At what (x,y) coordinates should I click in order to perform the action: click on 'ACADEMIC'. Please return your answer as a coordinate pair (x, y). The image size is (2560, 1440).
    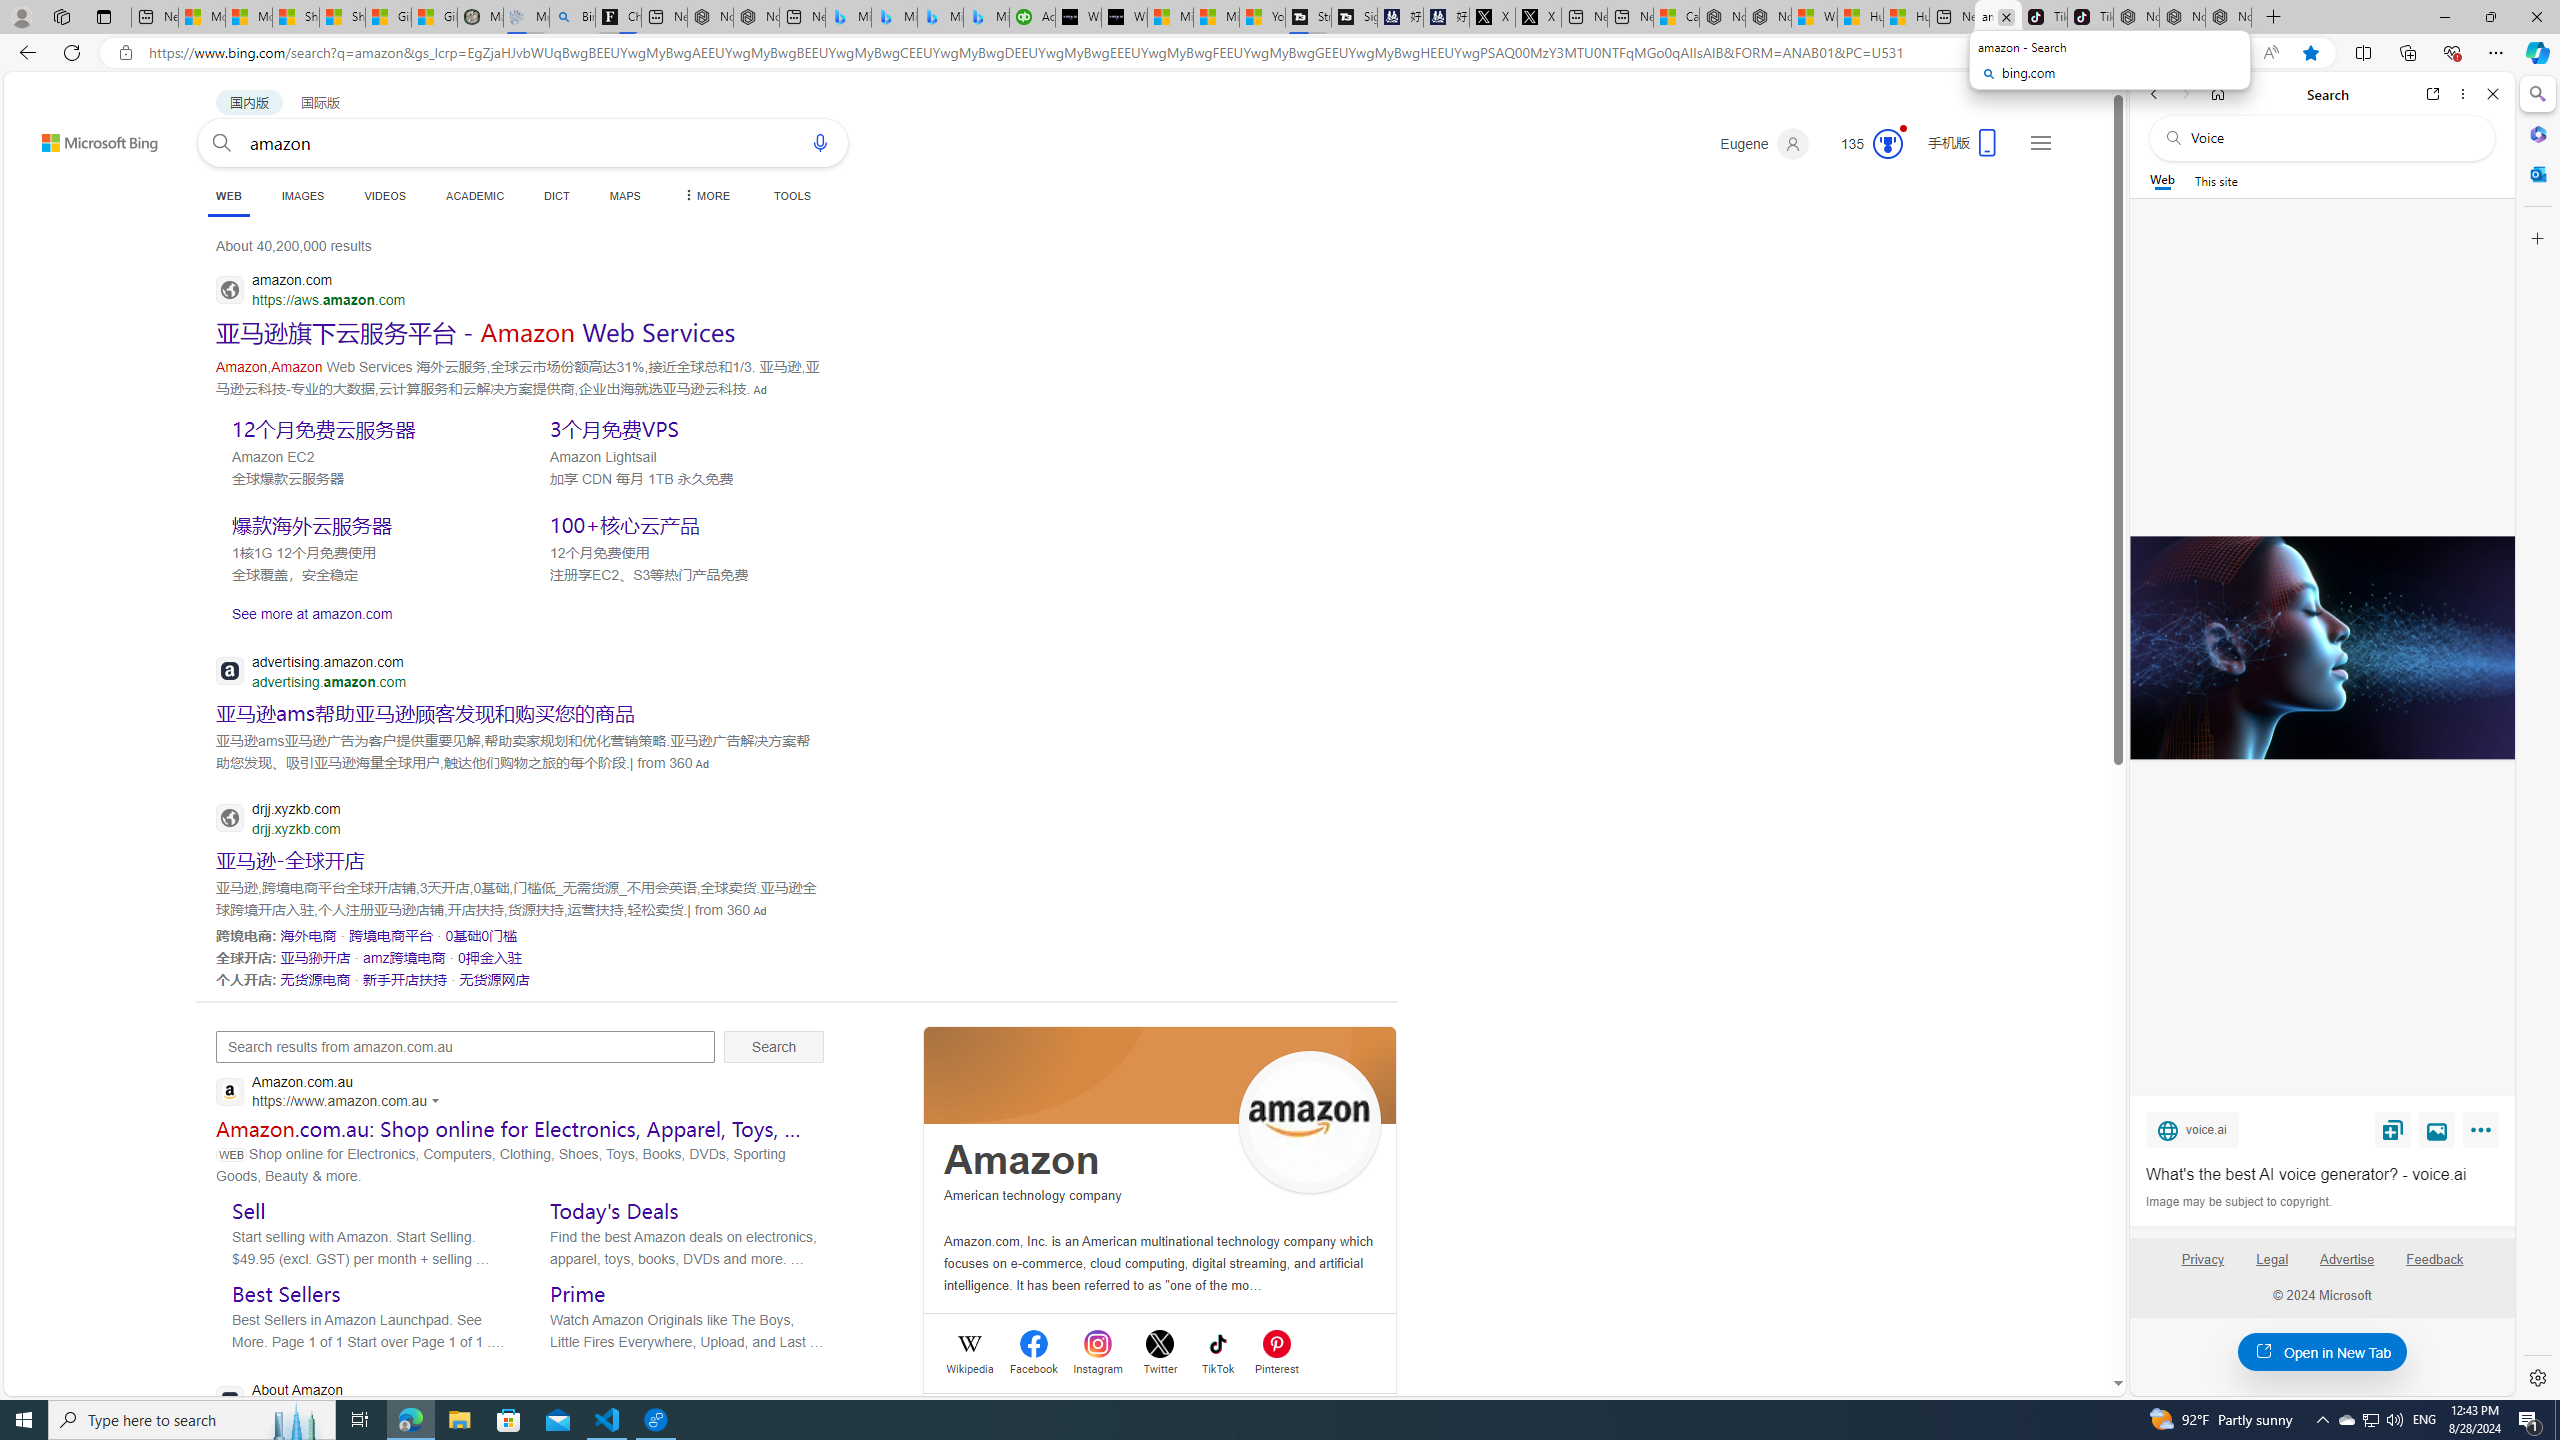
    Looking at the image, I should click on (473, 195).